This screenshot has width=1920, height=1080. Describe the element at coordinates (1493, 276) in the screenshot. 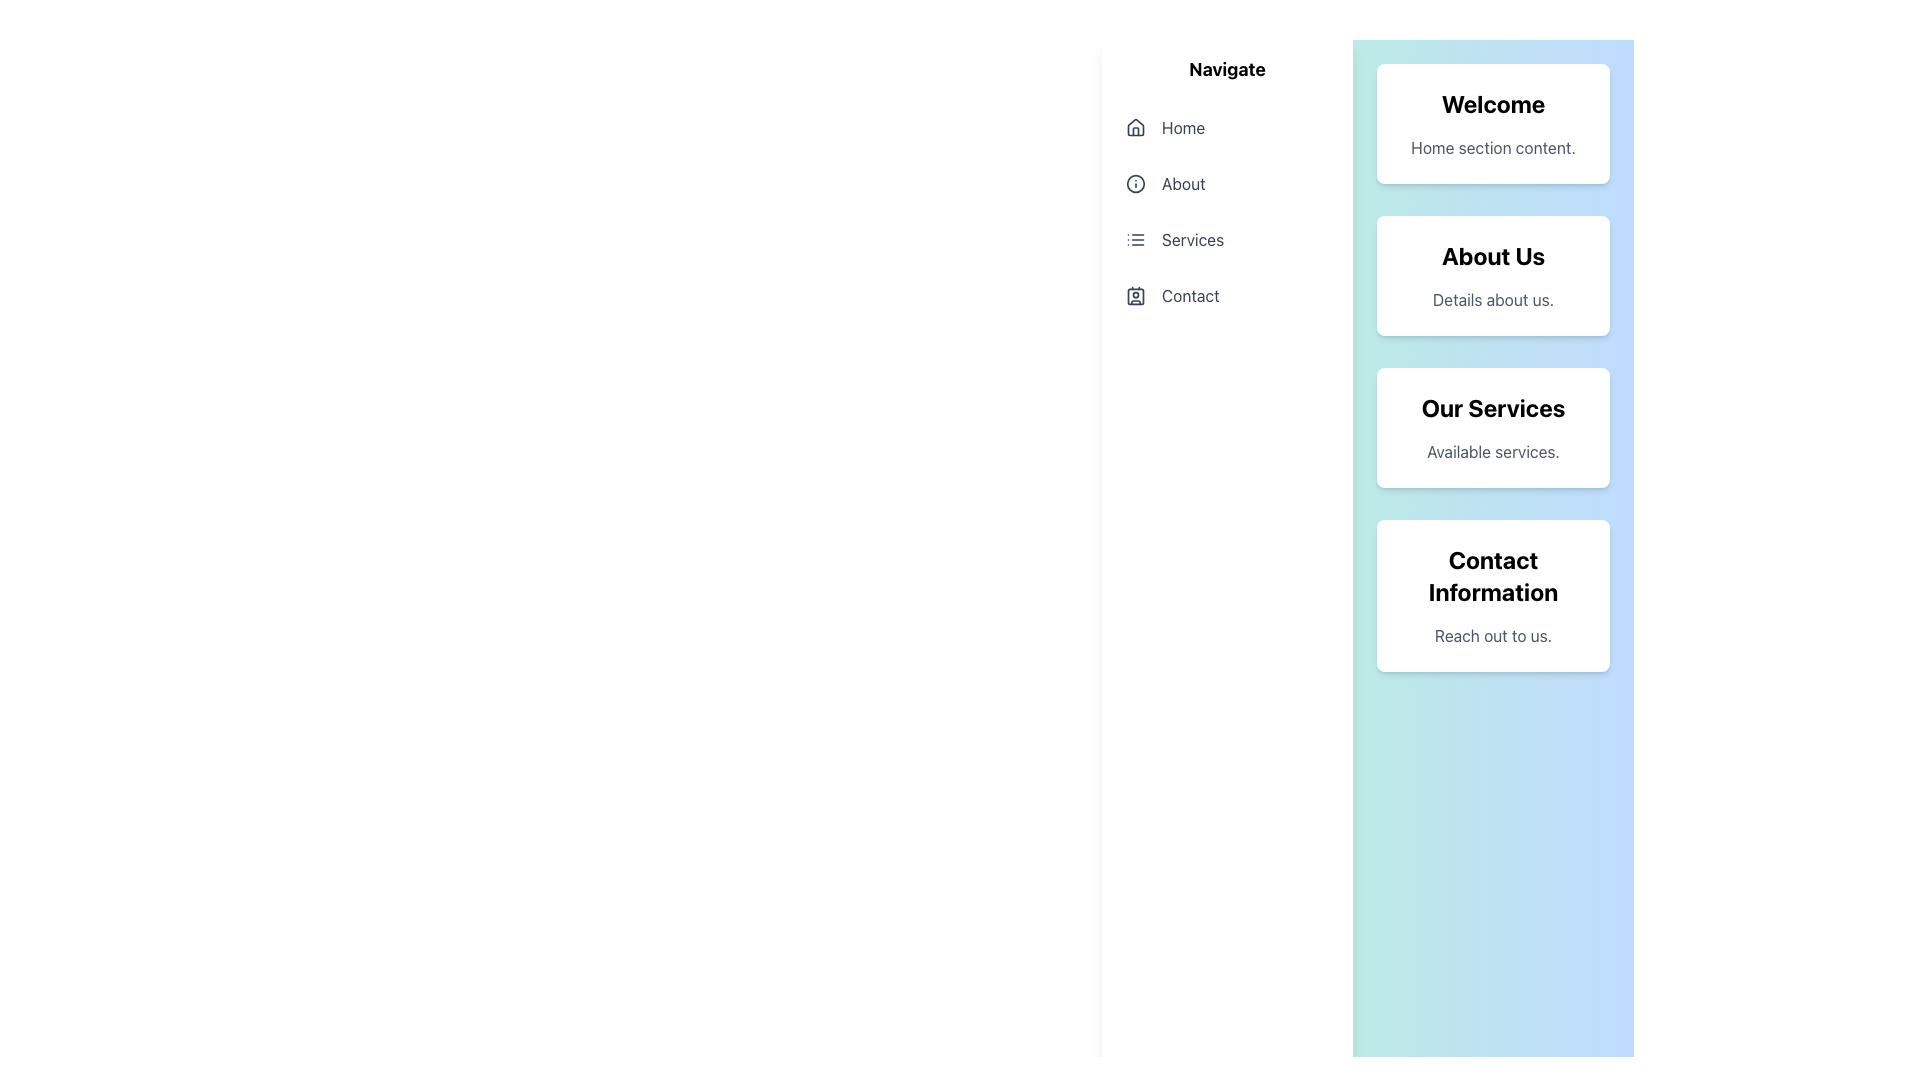

I see `the Informational card that displays introductory information about the organization, located in the second position of the vertically stacked list of cards` at that location.